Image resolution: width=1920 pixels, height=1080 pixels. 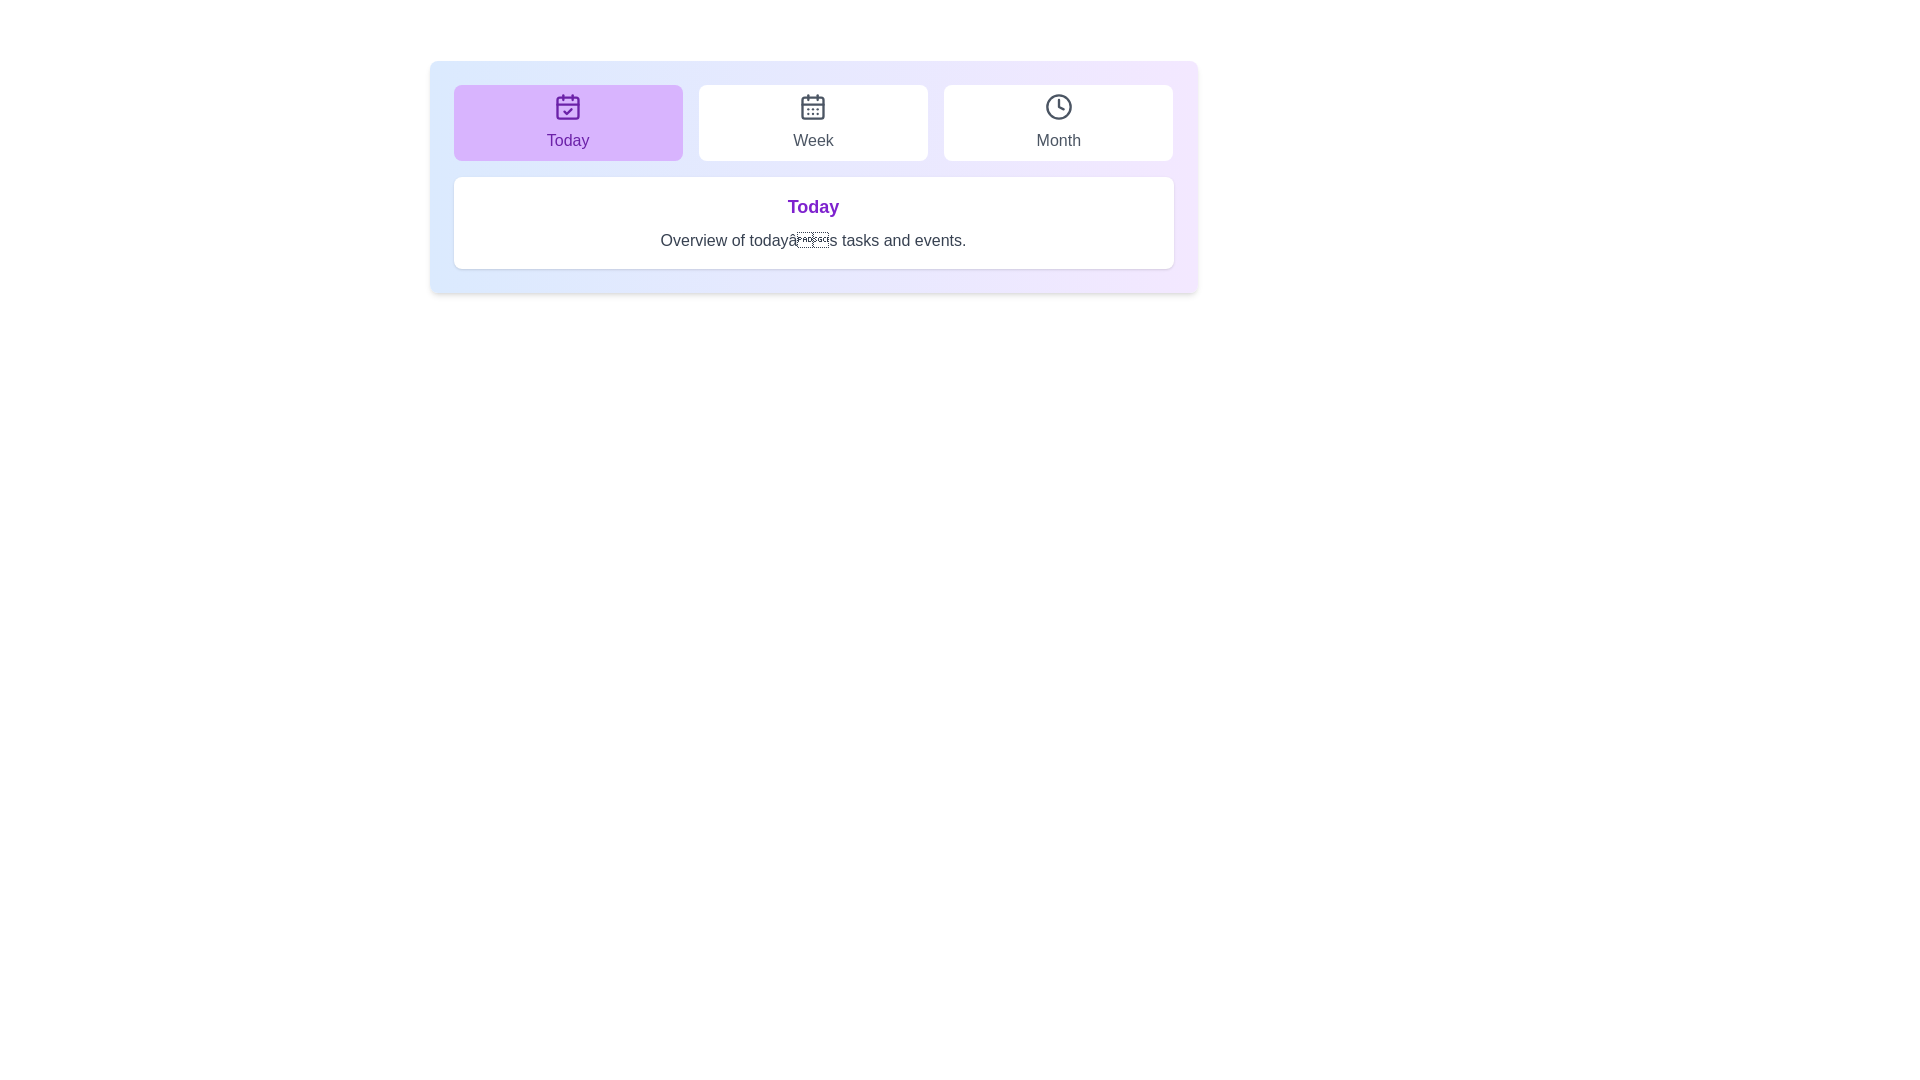 What do you see at coordinates (567, 107) in the screenshot?
I see `the icon within the Today tab` at bounding box center [567, 107].